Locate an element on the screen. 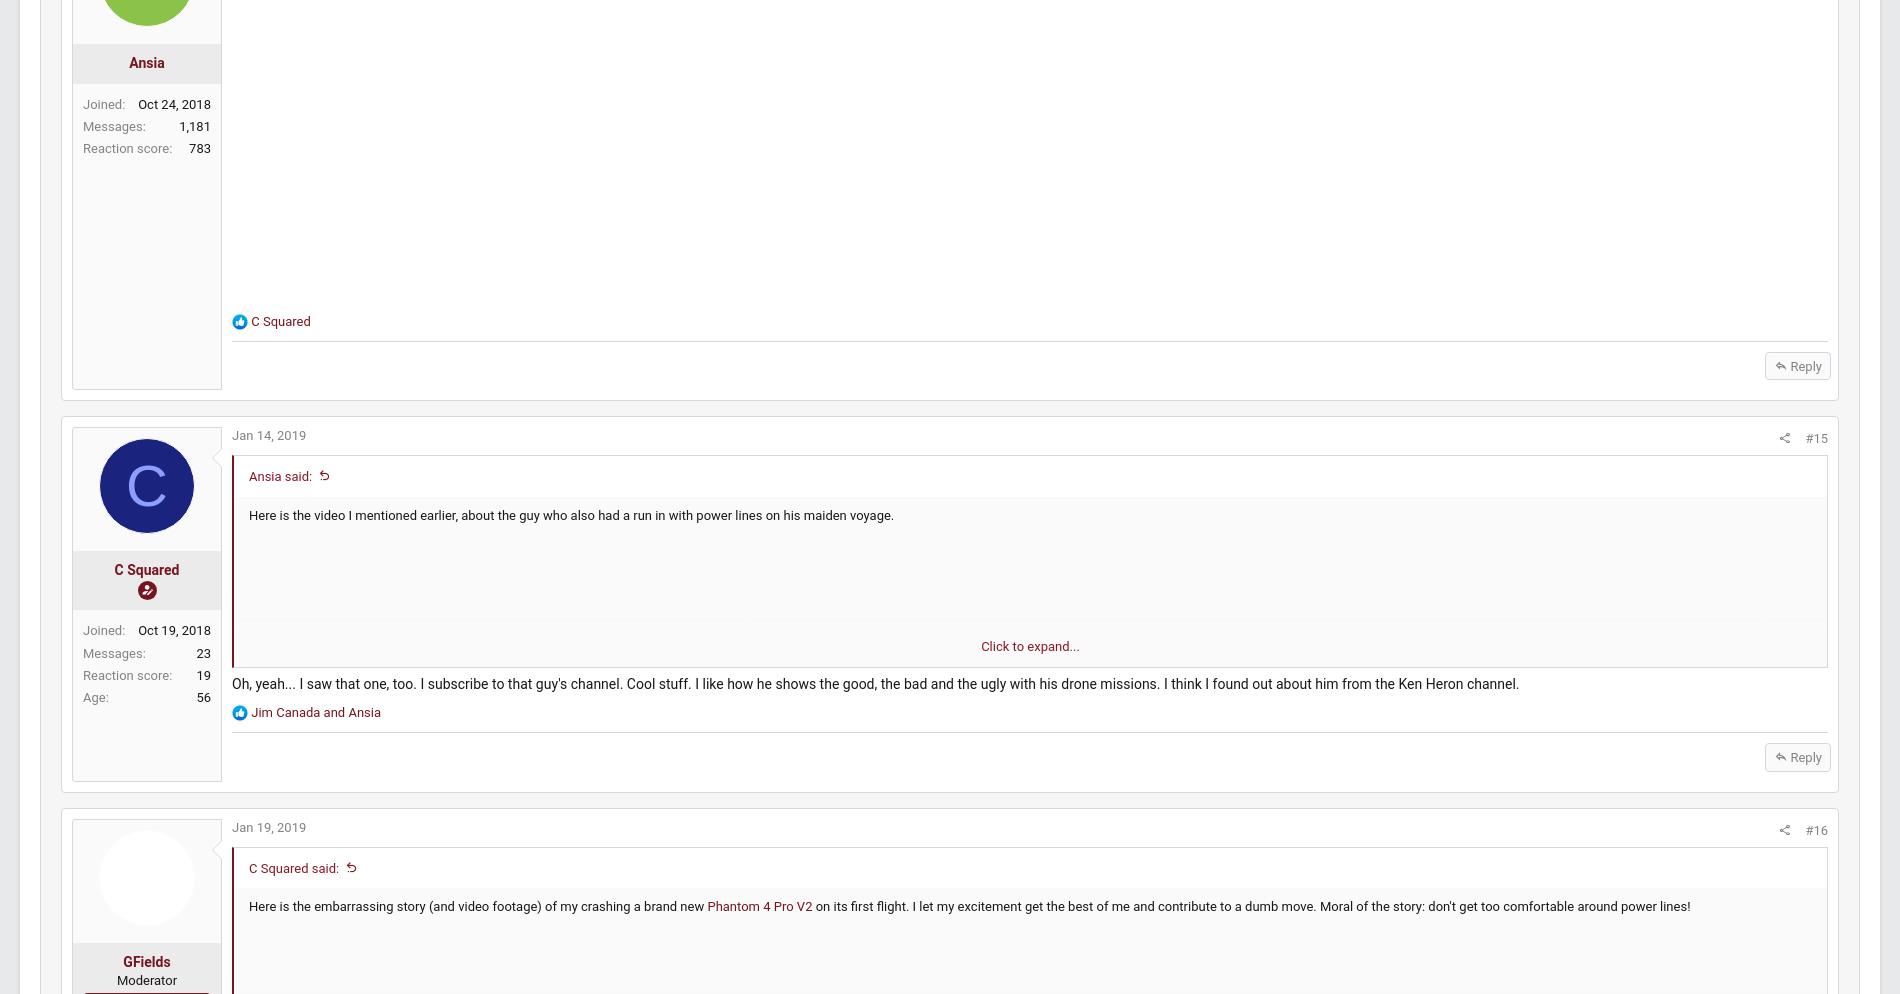 The image size is (1900, 994). 'Here is the embarrassing story (and video footage) of my crashing a brand new' is located at coordinates (524, 945).